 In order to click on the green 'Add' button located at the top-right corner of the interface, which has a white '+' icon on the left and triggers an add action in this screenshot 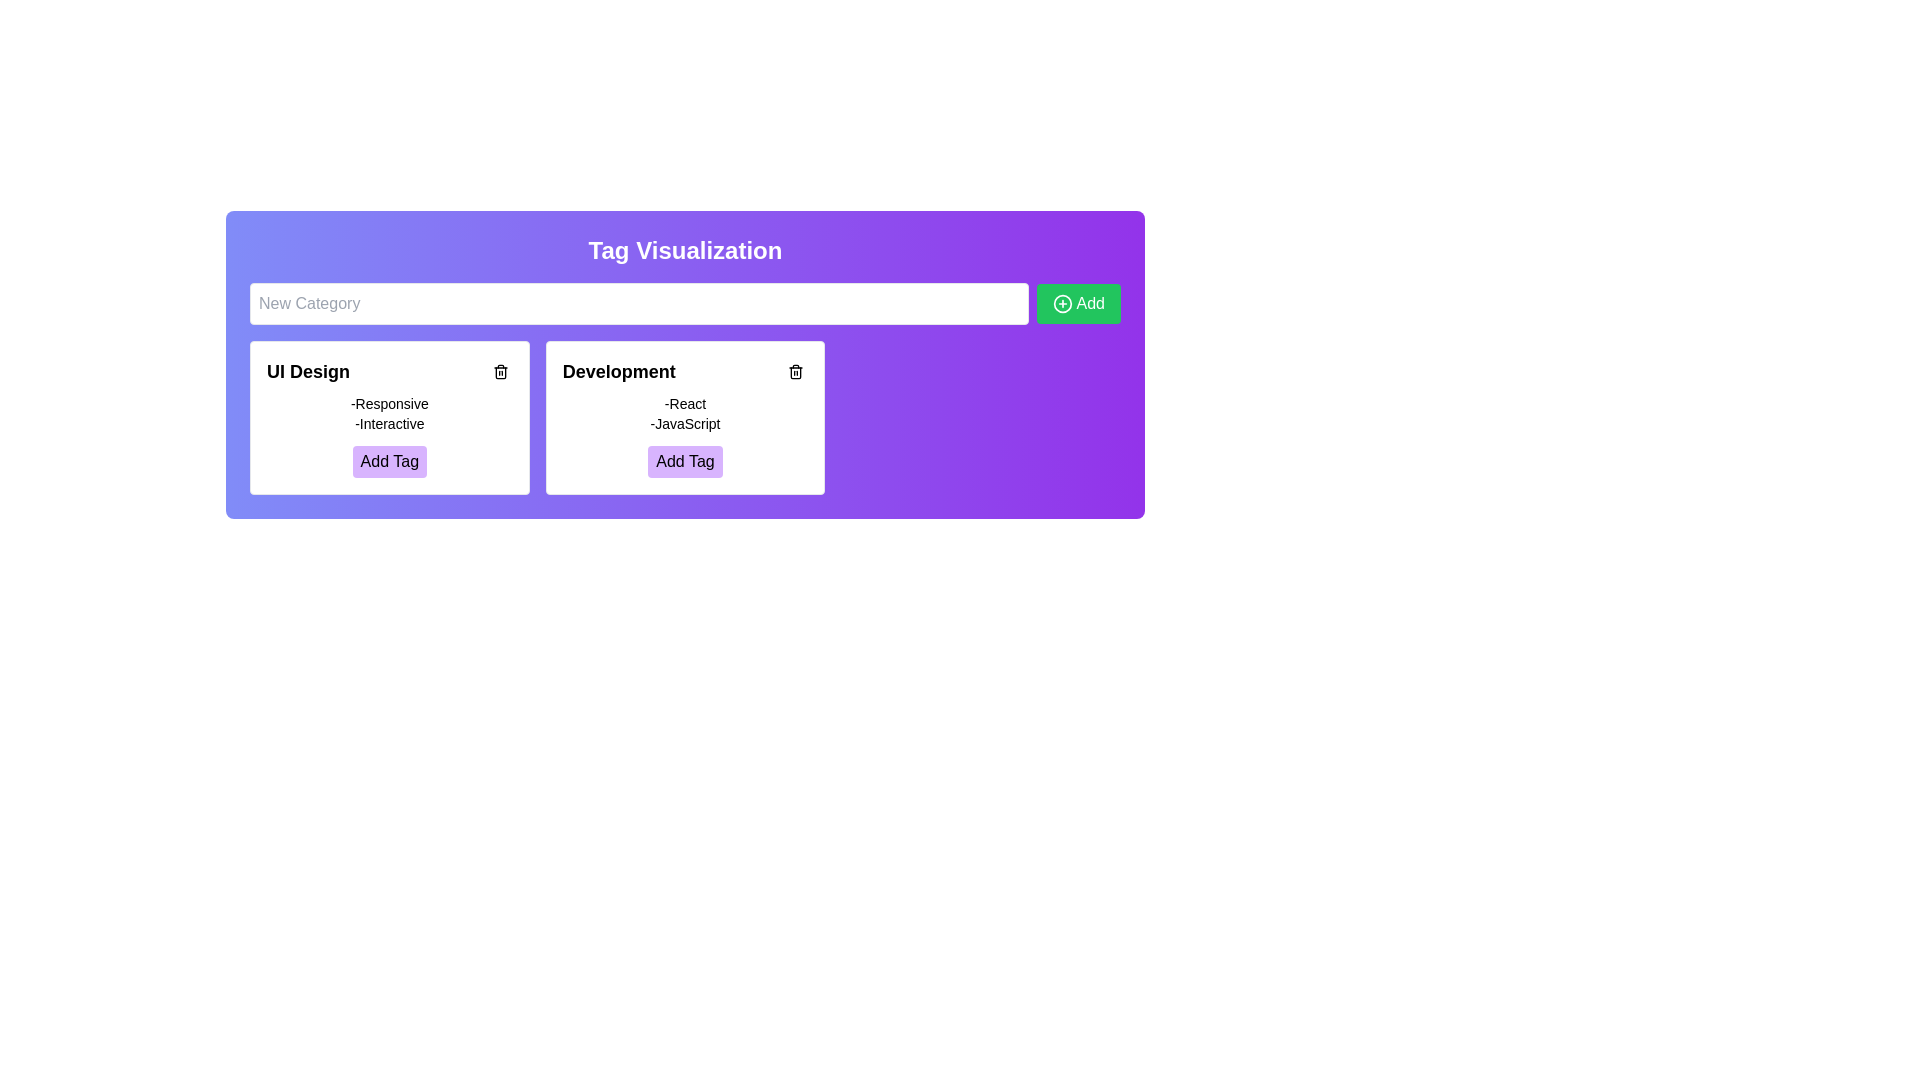, I will do `click(1077, 304)`.